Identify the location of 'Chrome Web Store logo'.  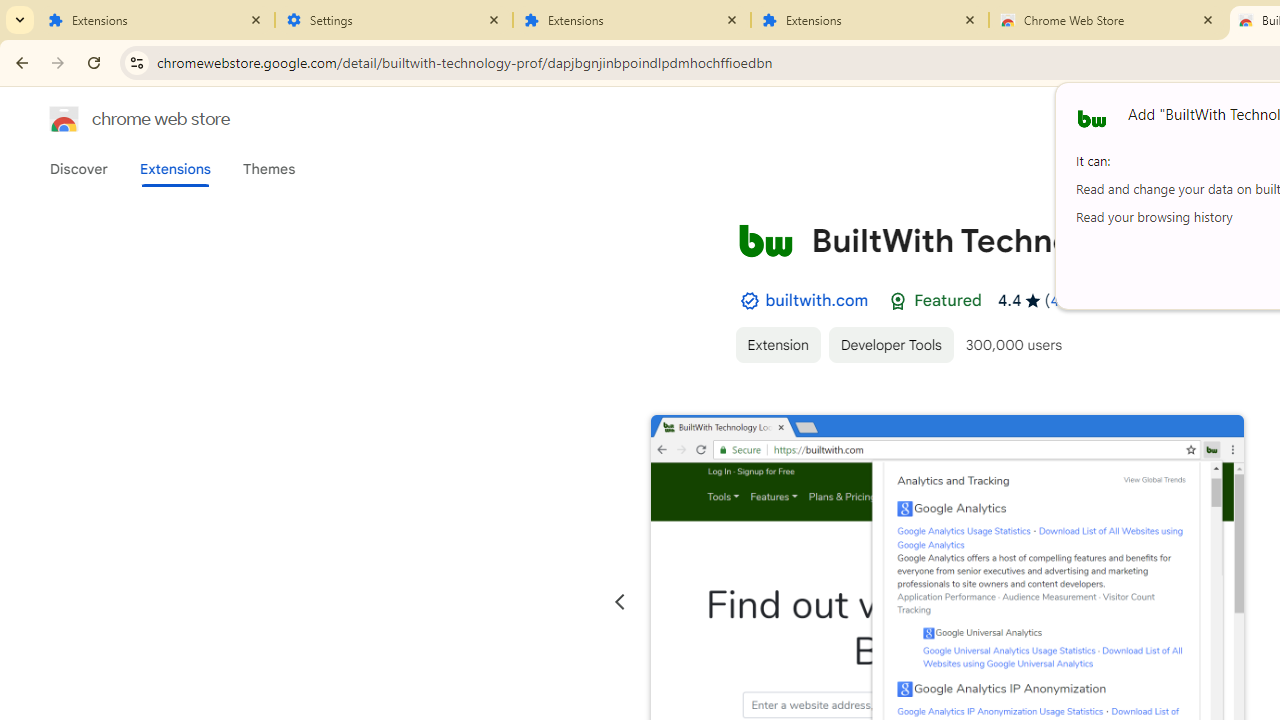
(64, 119).